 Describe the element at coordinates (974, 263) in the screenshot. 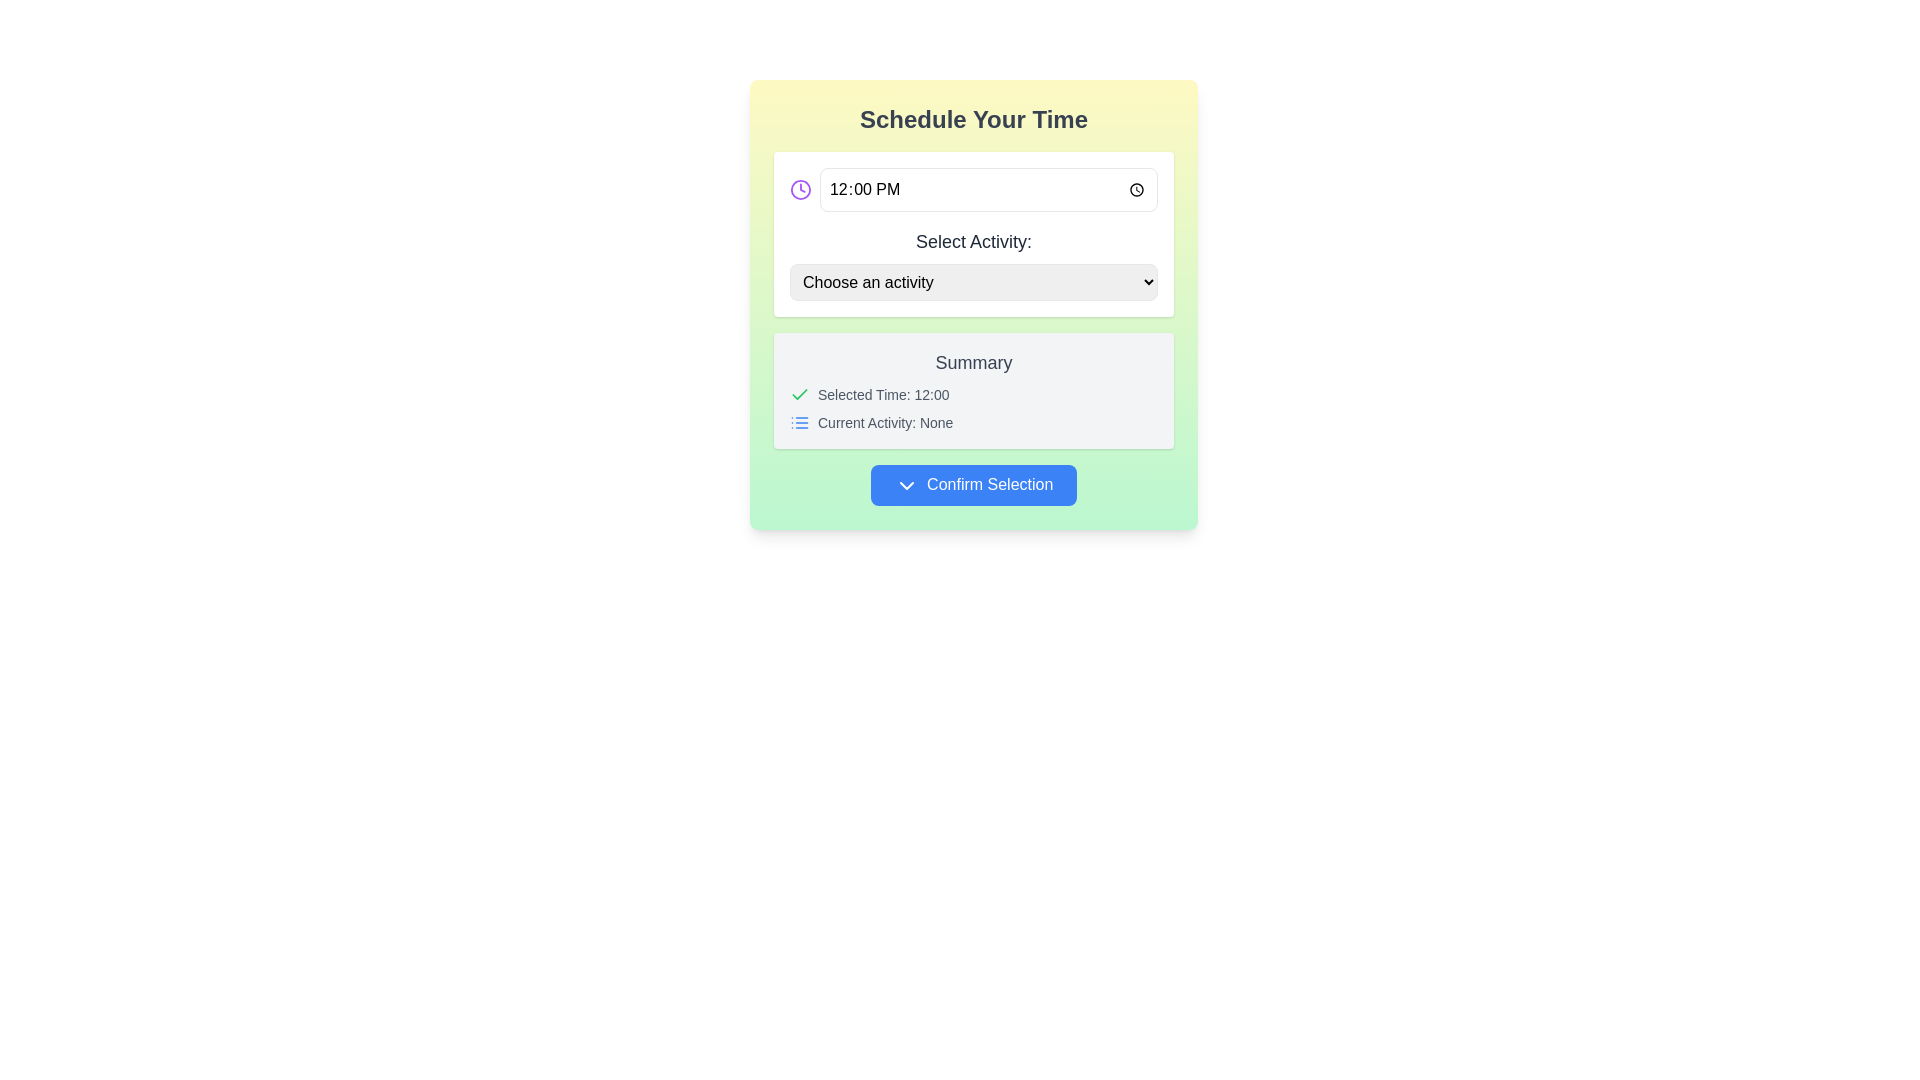

I see `an option from the dropdown menu labeled 'Select Activity:' which is displayed with bold text and is located near the center of the interface, below the time selection component` at that location.